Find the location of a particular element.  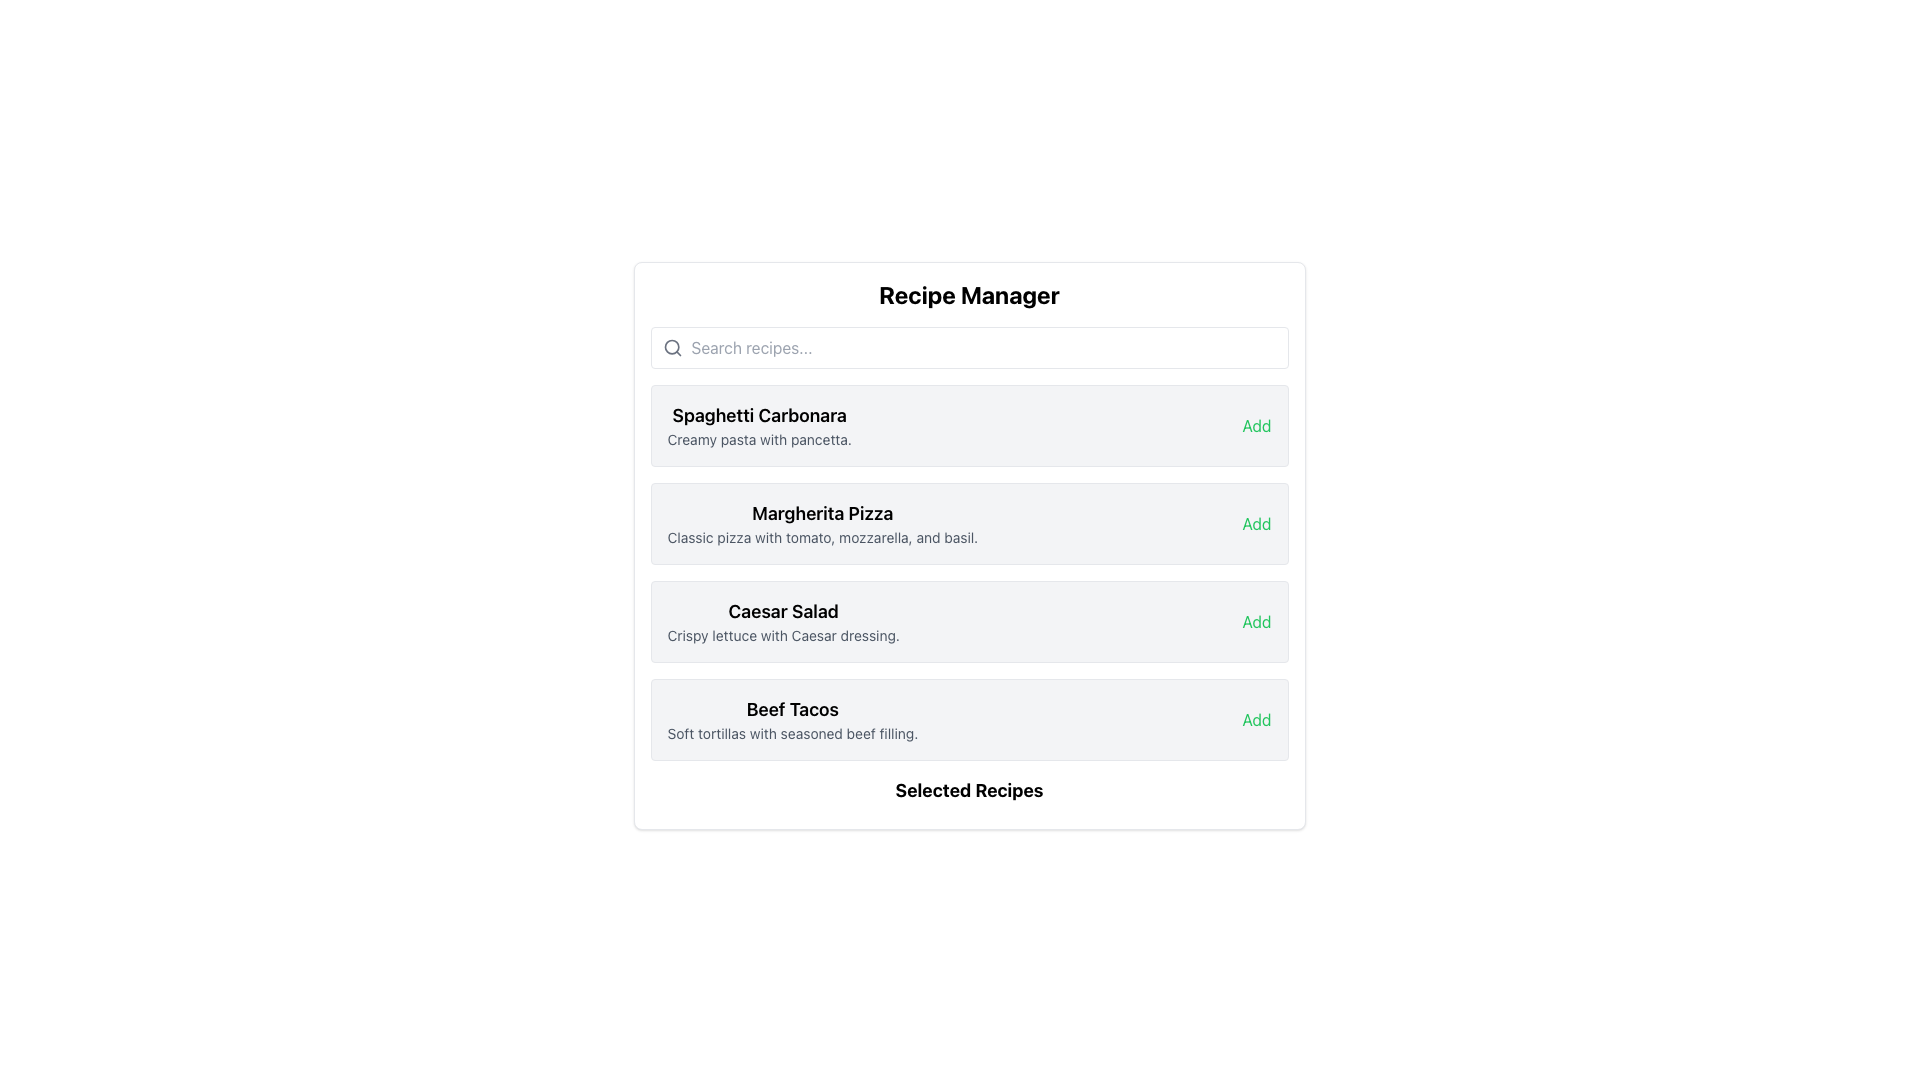

the text label indicating 'Margherita Pizza', which serves as the title for this menu item is located at coordinates (822, 512).